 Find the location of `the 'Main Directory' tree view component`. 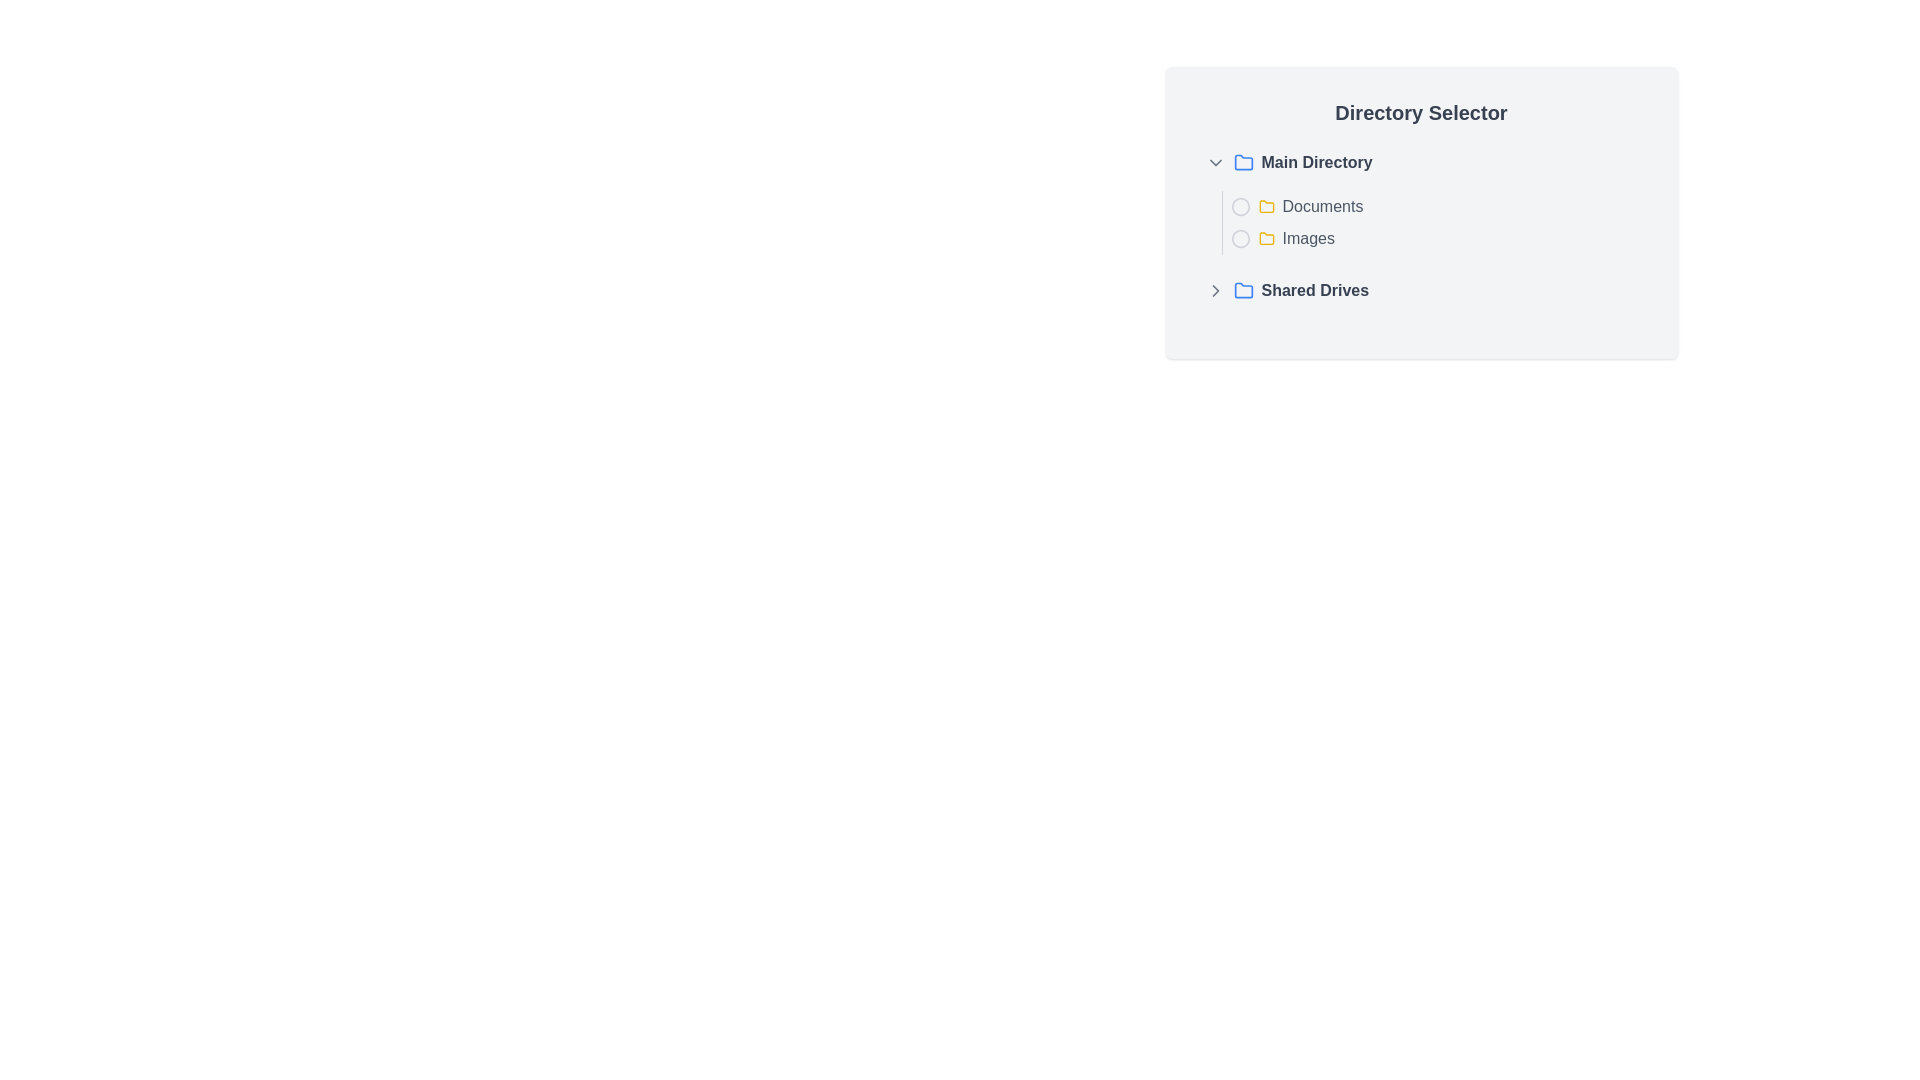

the 'Main Directory' tree view component is located at coordinates (1420, 199).